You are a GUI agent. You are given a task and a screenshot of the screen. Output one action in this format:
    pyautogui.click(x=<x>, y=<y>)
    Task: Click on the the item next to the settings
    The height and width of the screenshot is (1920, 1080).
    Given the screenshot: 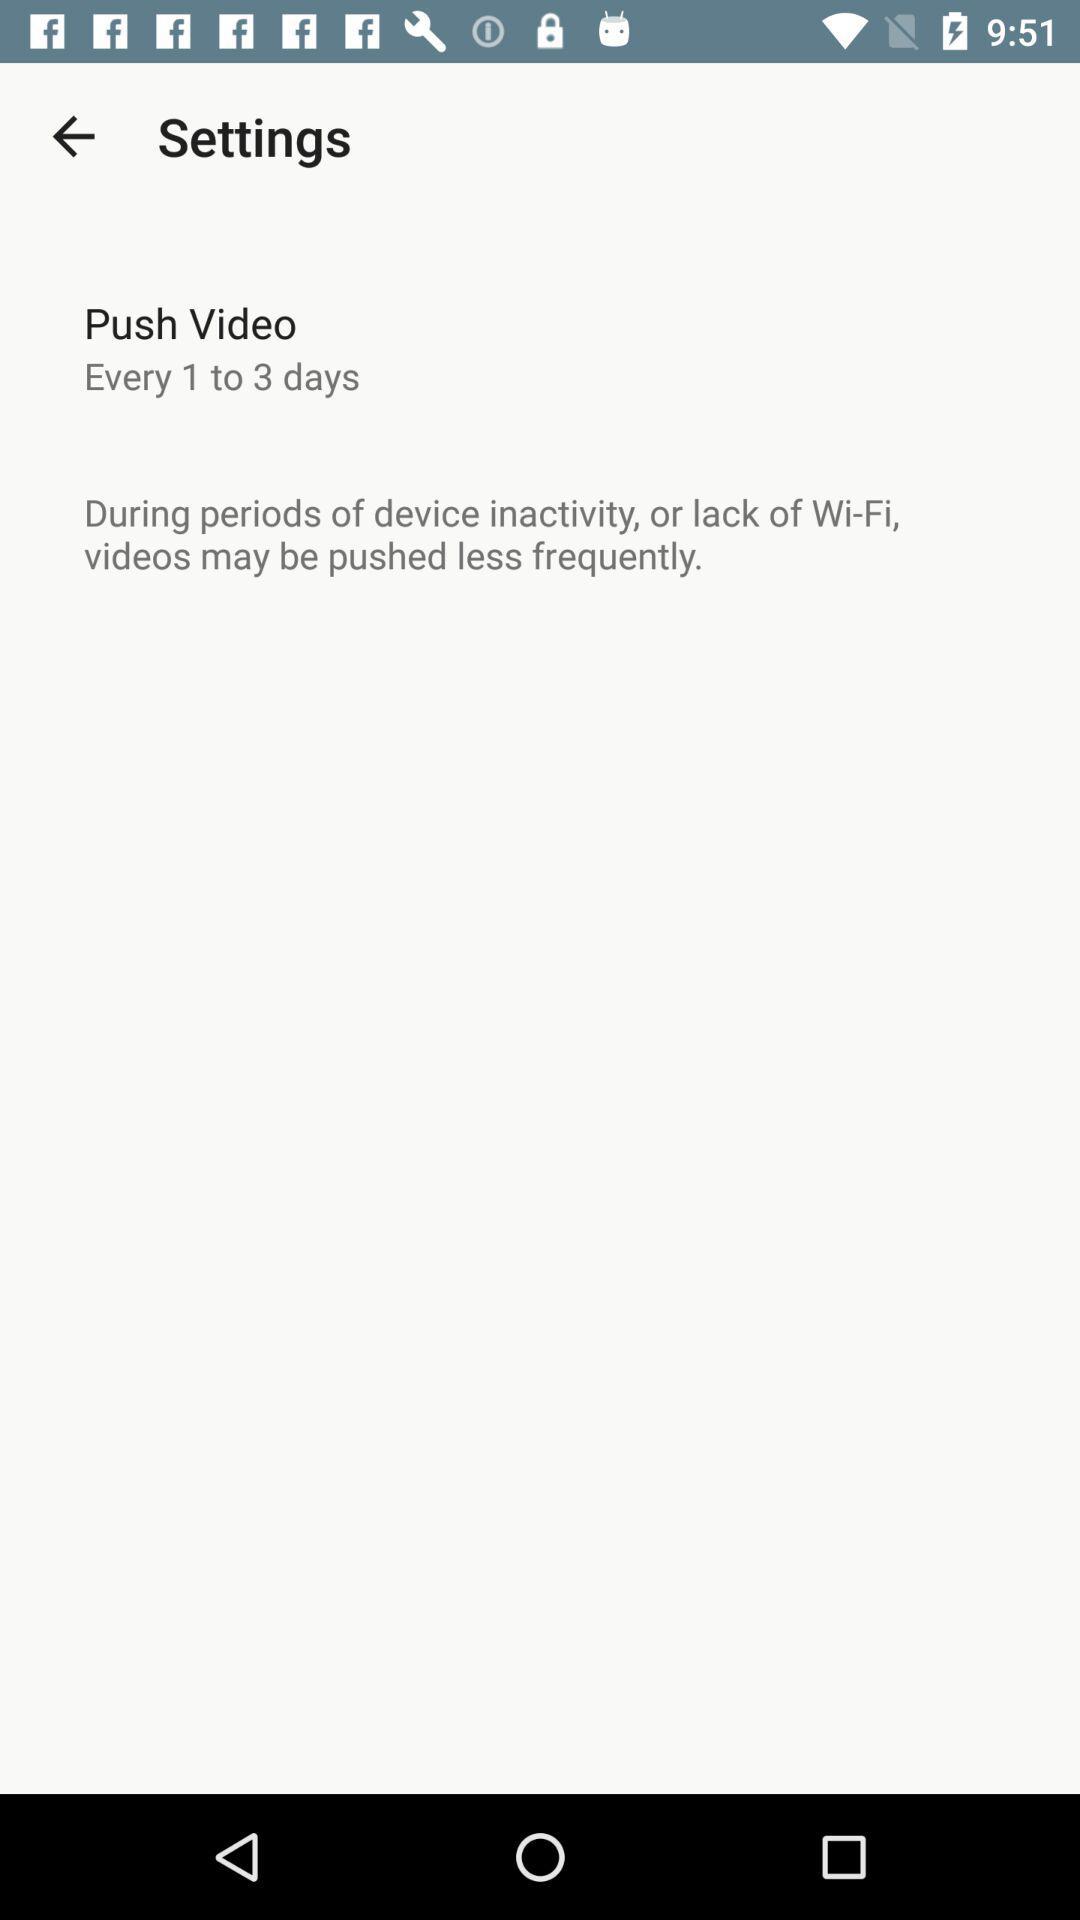 What is the action you would take?
    pyautogui.click(x=72, y=135)
    